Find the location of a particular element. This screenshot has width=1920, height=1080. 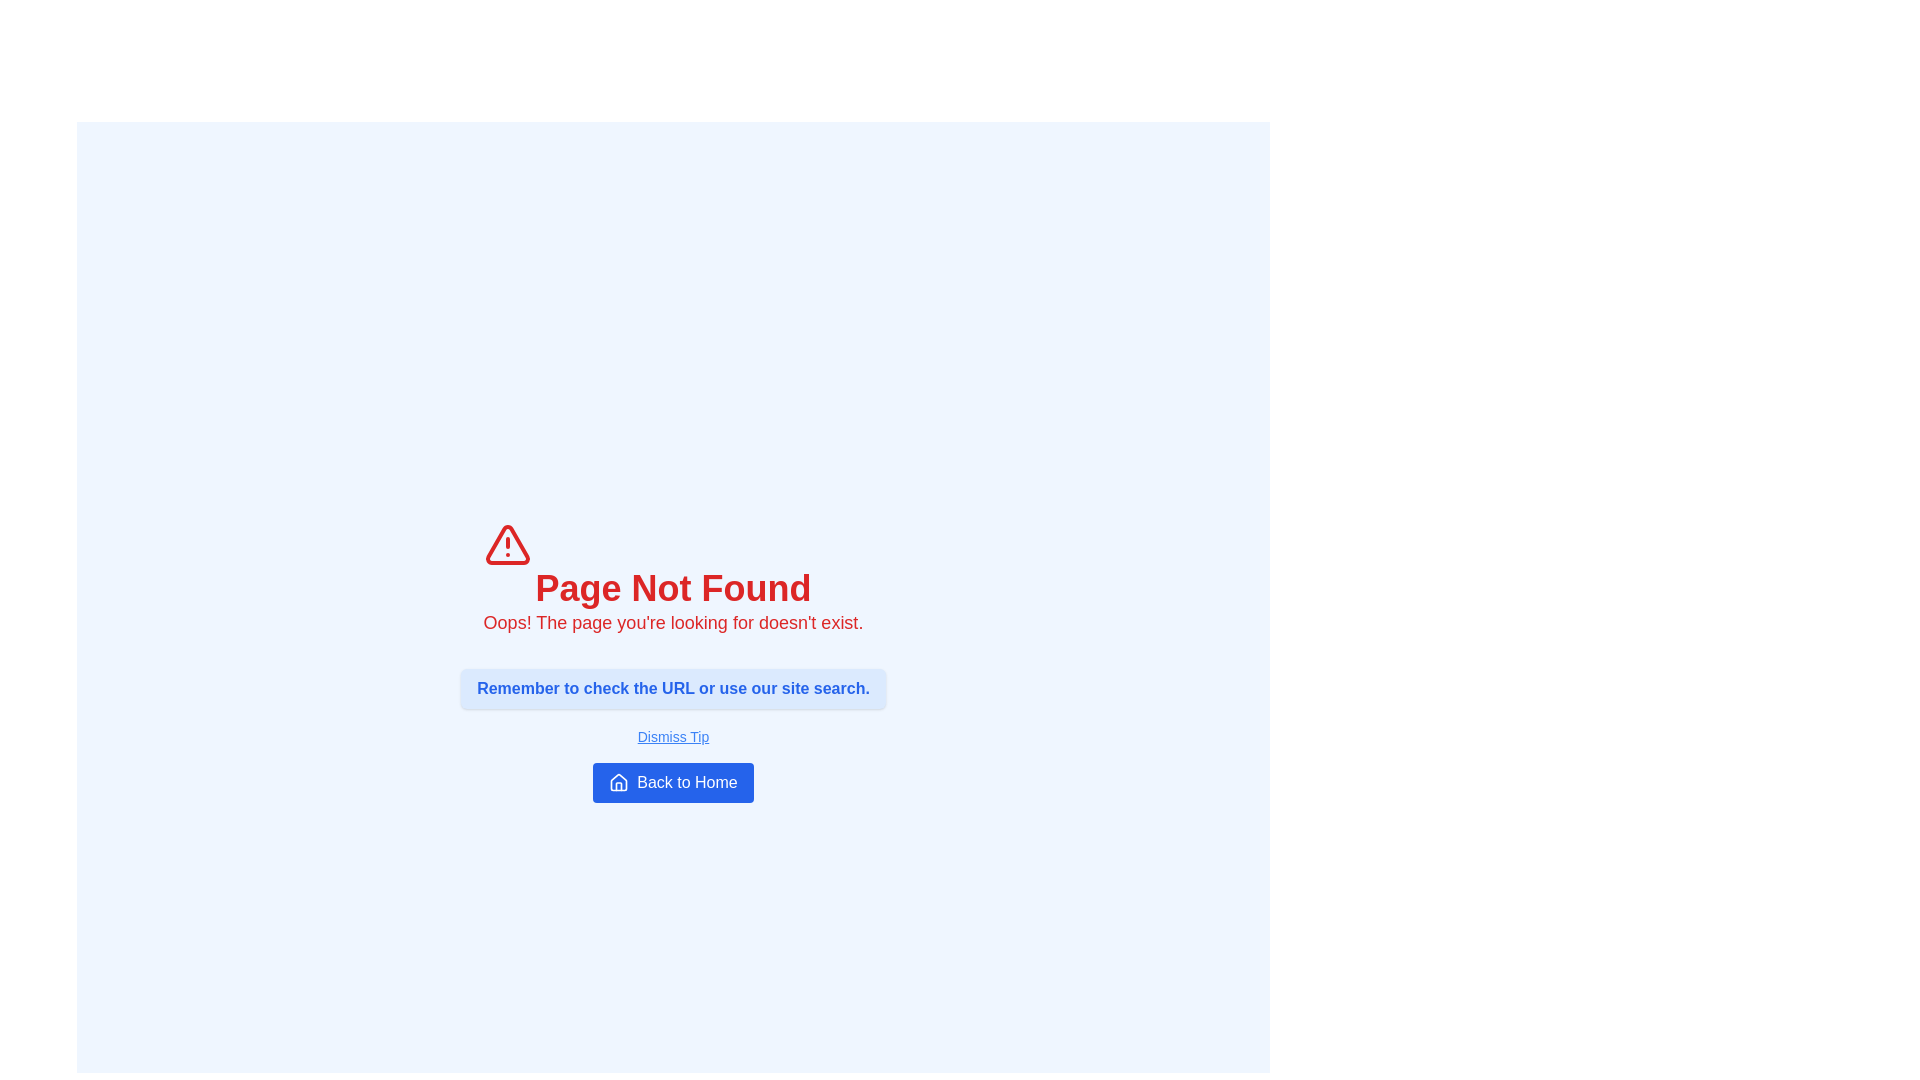

the 'Back to Home' button which contains the SVG icon of a house, located at the bottom-center of the interface is located at coordinates (618, 782).